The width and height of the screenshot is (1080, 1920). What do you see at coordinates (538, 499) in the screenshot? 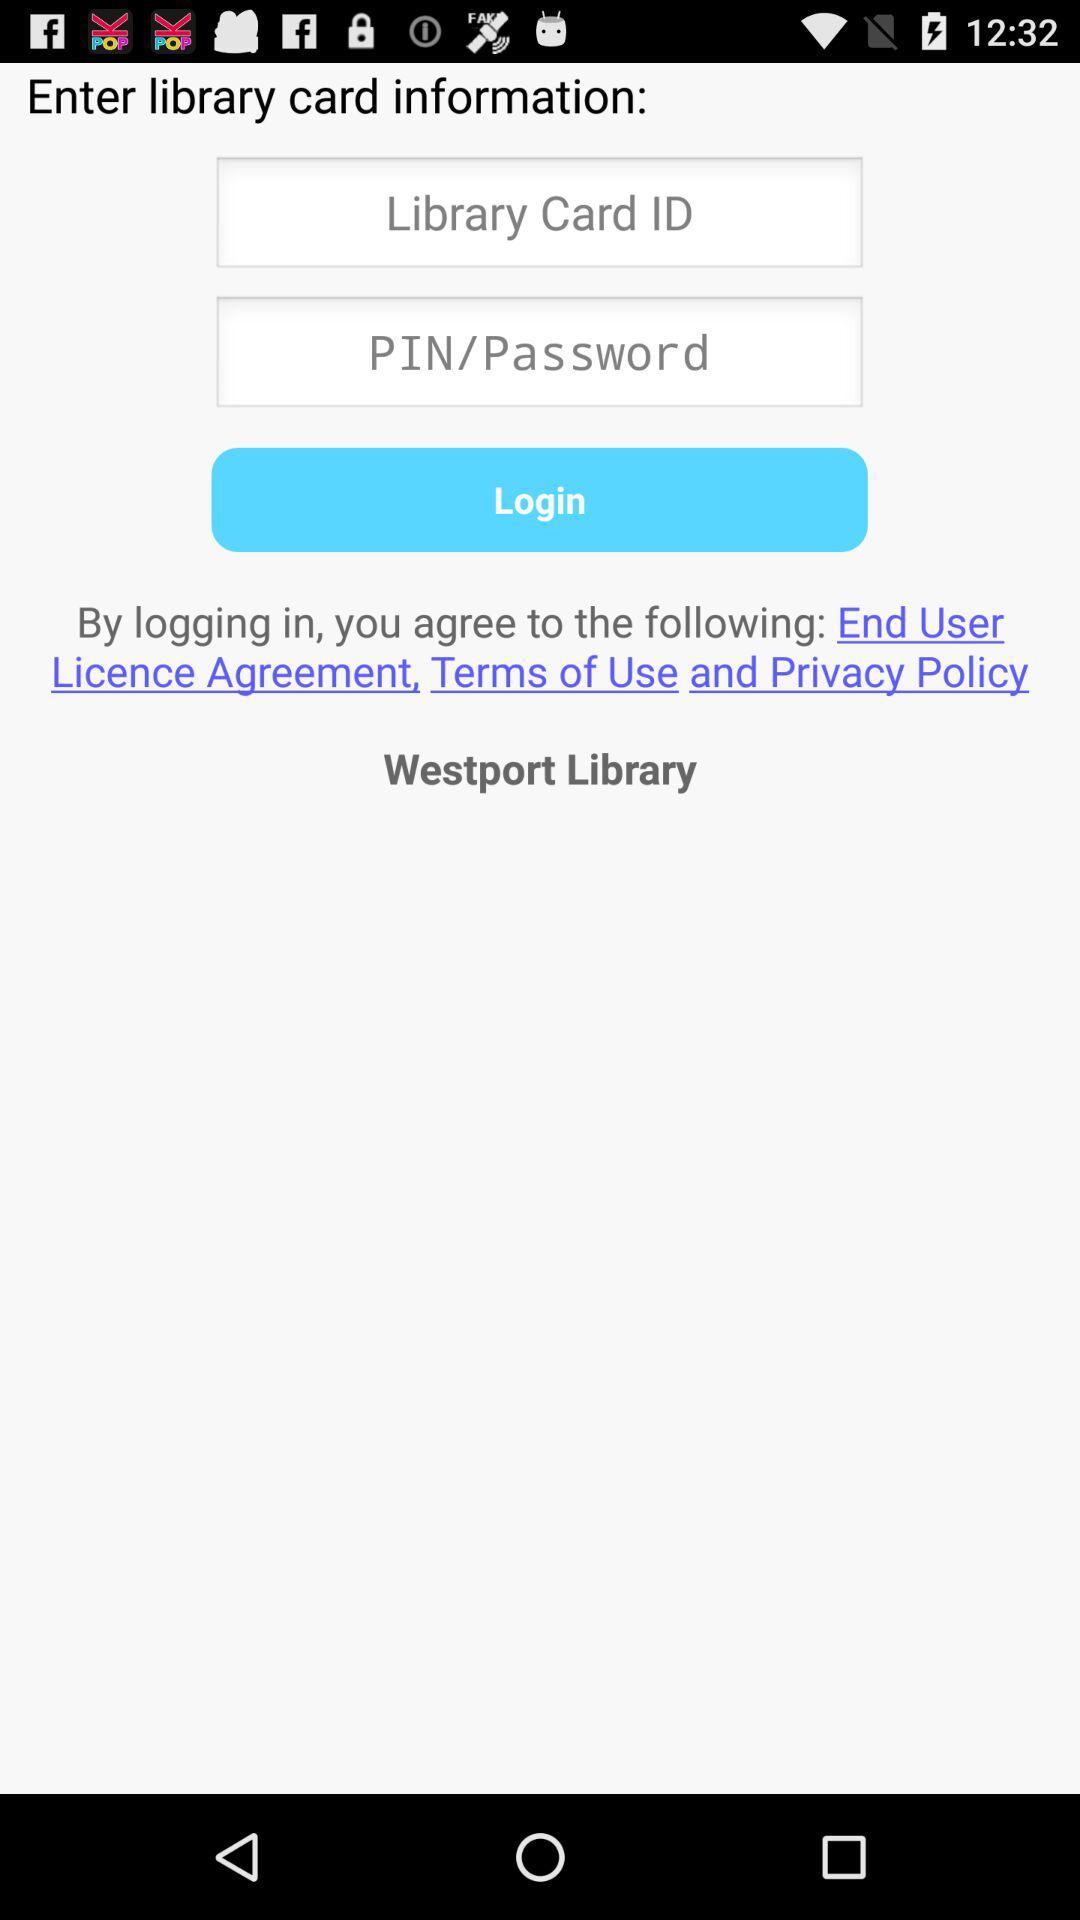
I see `the item above by logging in item` at bounding box center [538, 499].